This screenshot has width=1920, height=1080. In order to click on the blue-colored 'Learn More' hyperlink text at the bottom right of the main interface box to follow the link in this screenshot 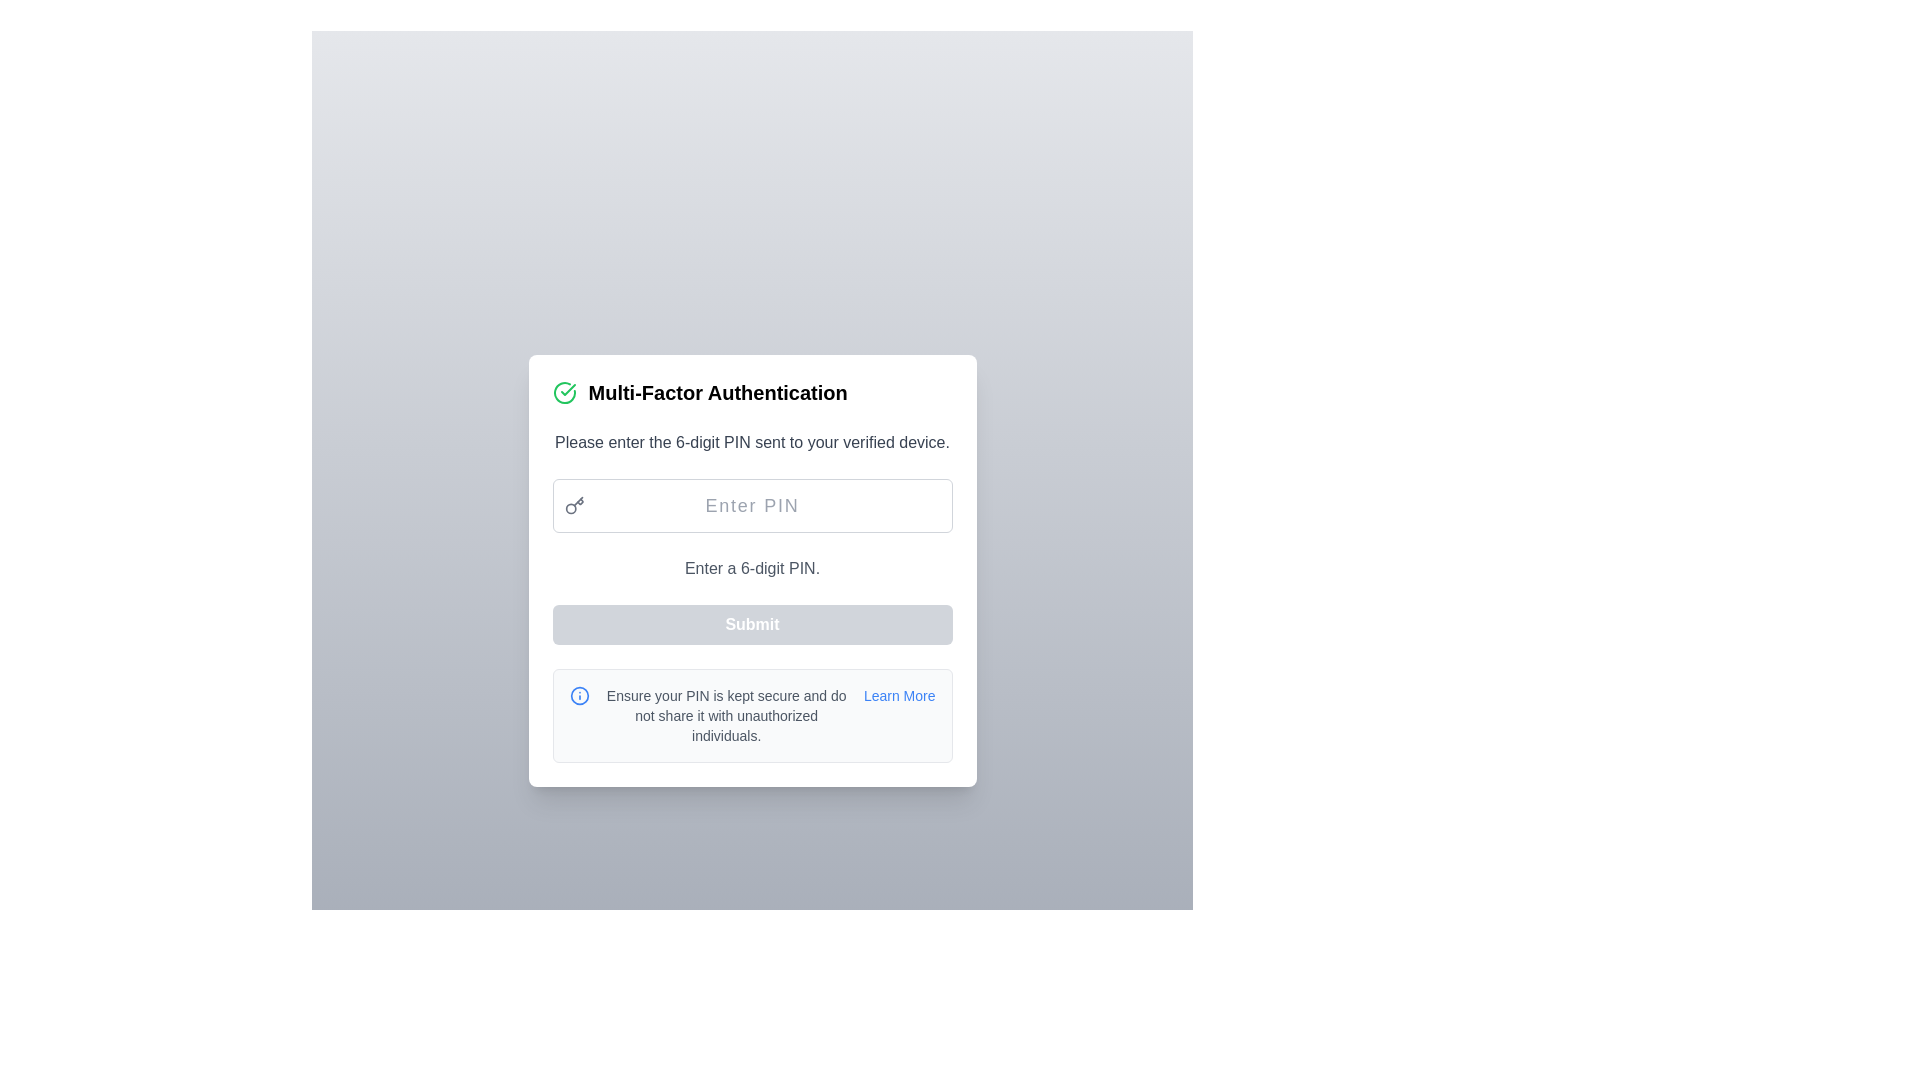, I will do `click(897, 694)`.